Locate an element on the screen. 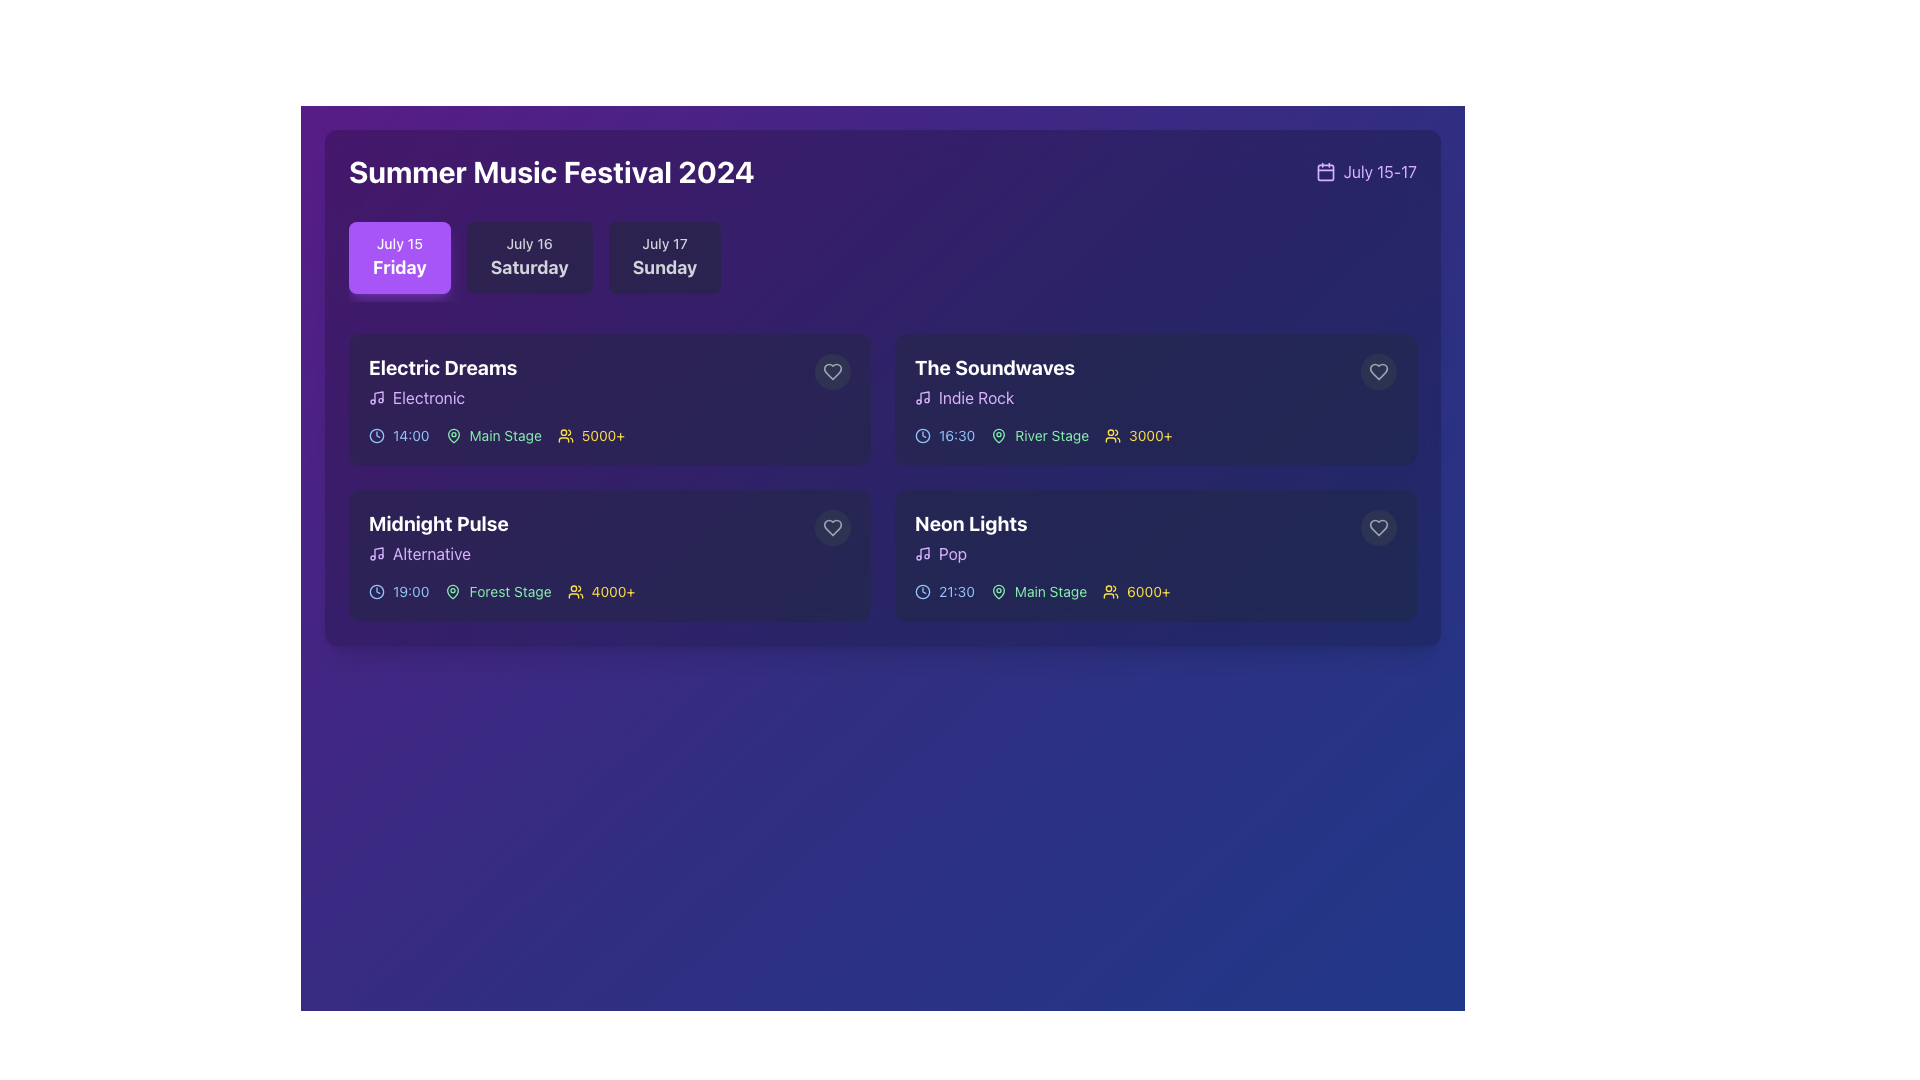  text label displaying 'Indie Rock' in purple, located within the details section of the music event card under the title 'The Soundwaves' is located at coordinates (976, 397).